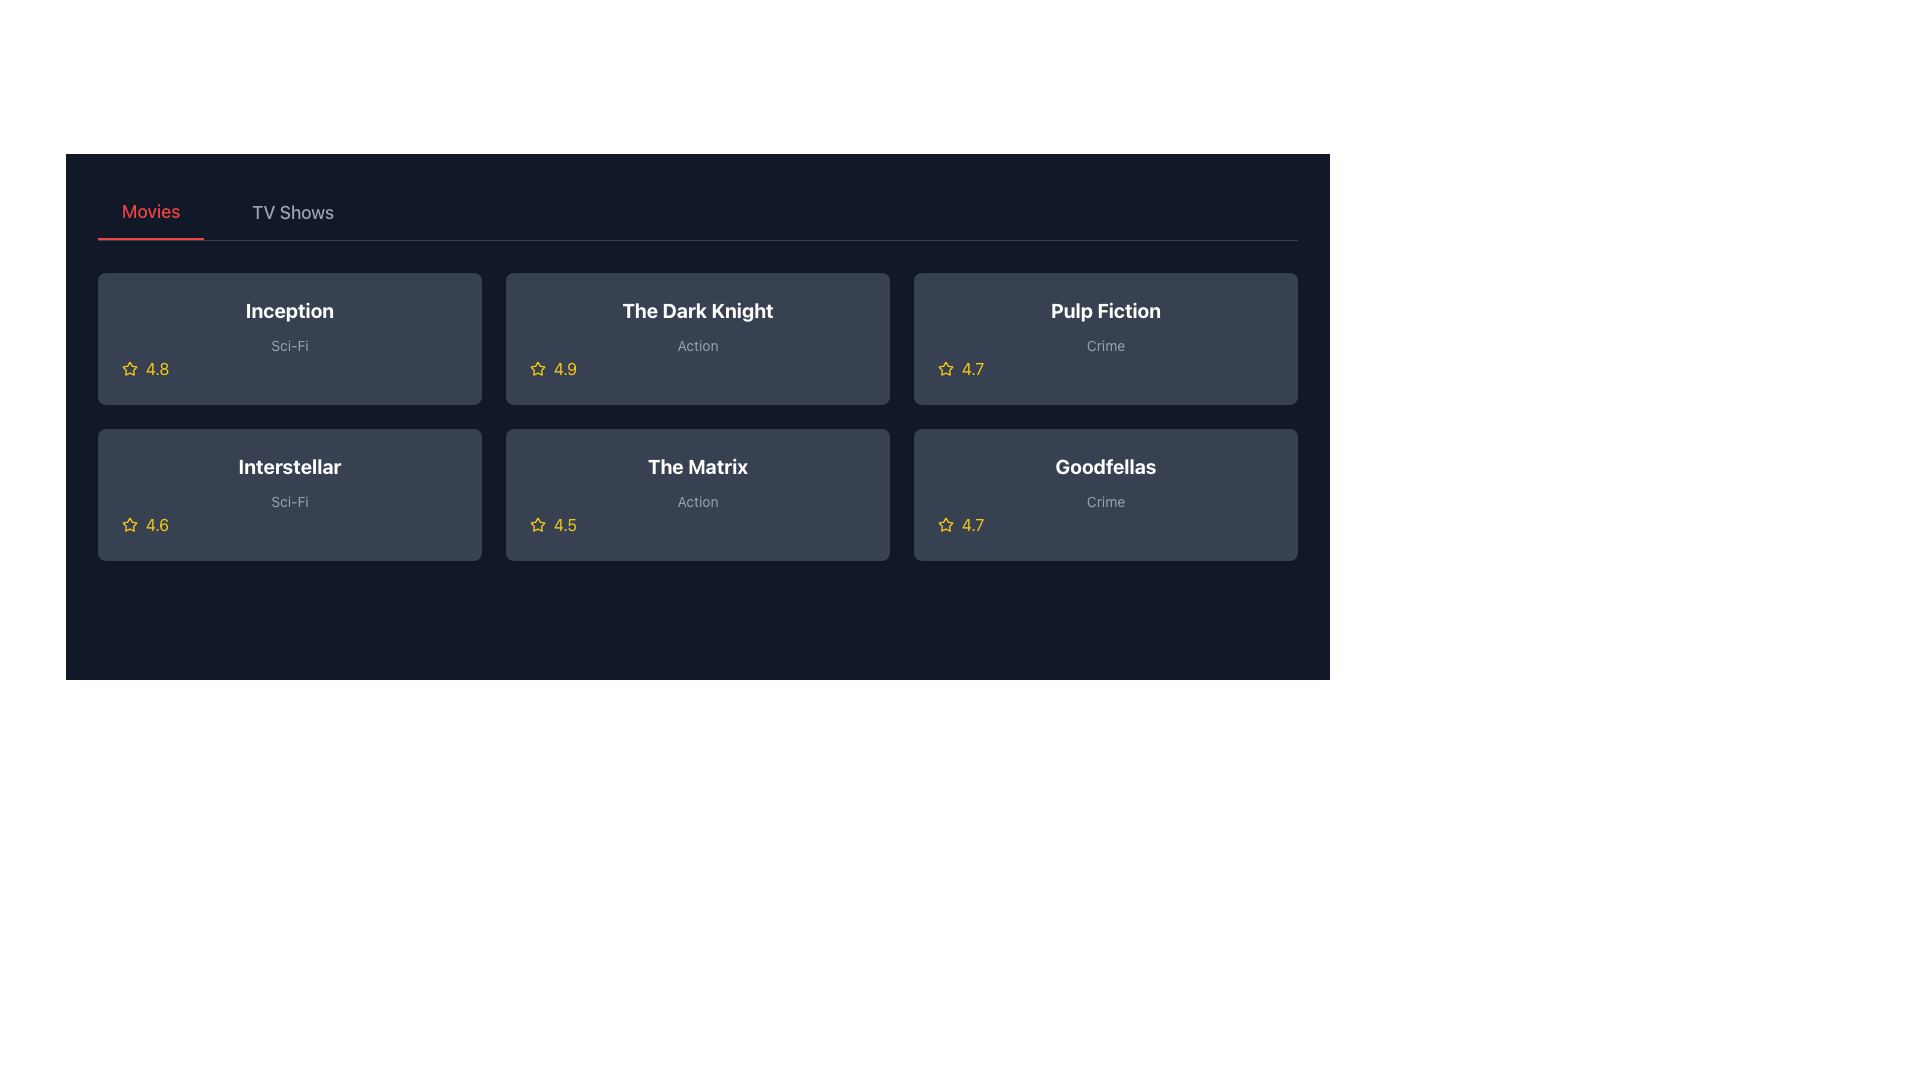 The image size is (1920, 1080). What do you see at coordinates (288, 466) in the screenshot?
I see `the bold text label that reads 'Interstellar', which is prominently displayed in a large font size and white color on a dark gray background, positioned within a card layout above the subtitle 'Sci-Fi'` at bounding box center [288, 466].